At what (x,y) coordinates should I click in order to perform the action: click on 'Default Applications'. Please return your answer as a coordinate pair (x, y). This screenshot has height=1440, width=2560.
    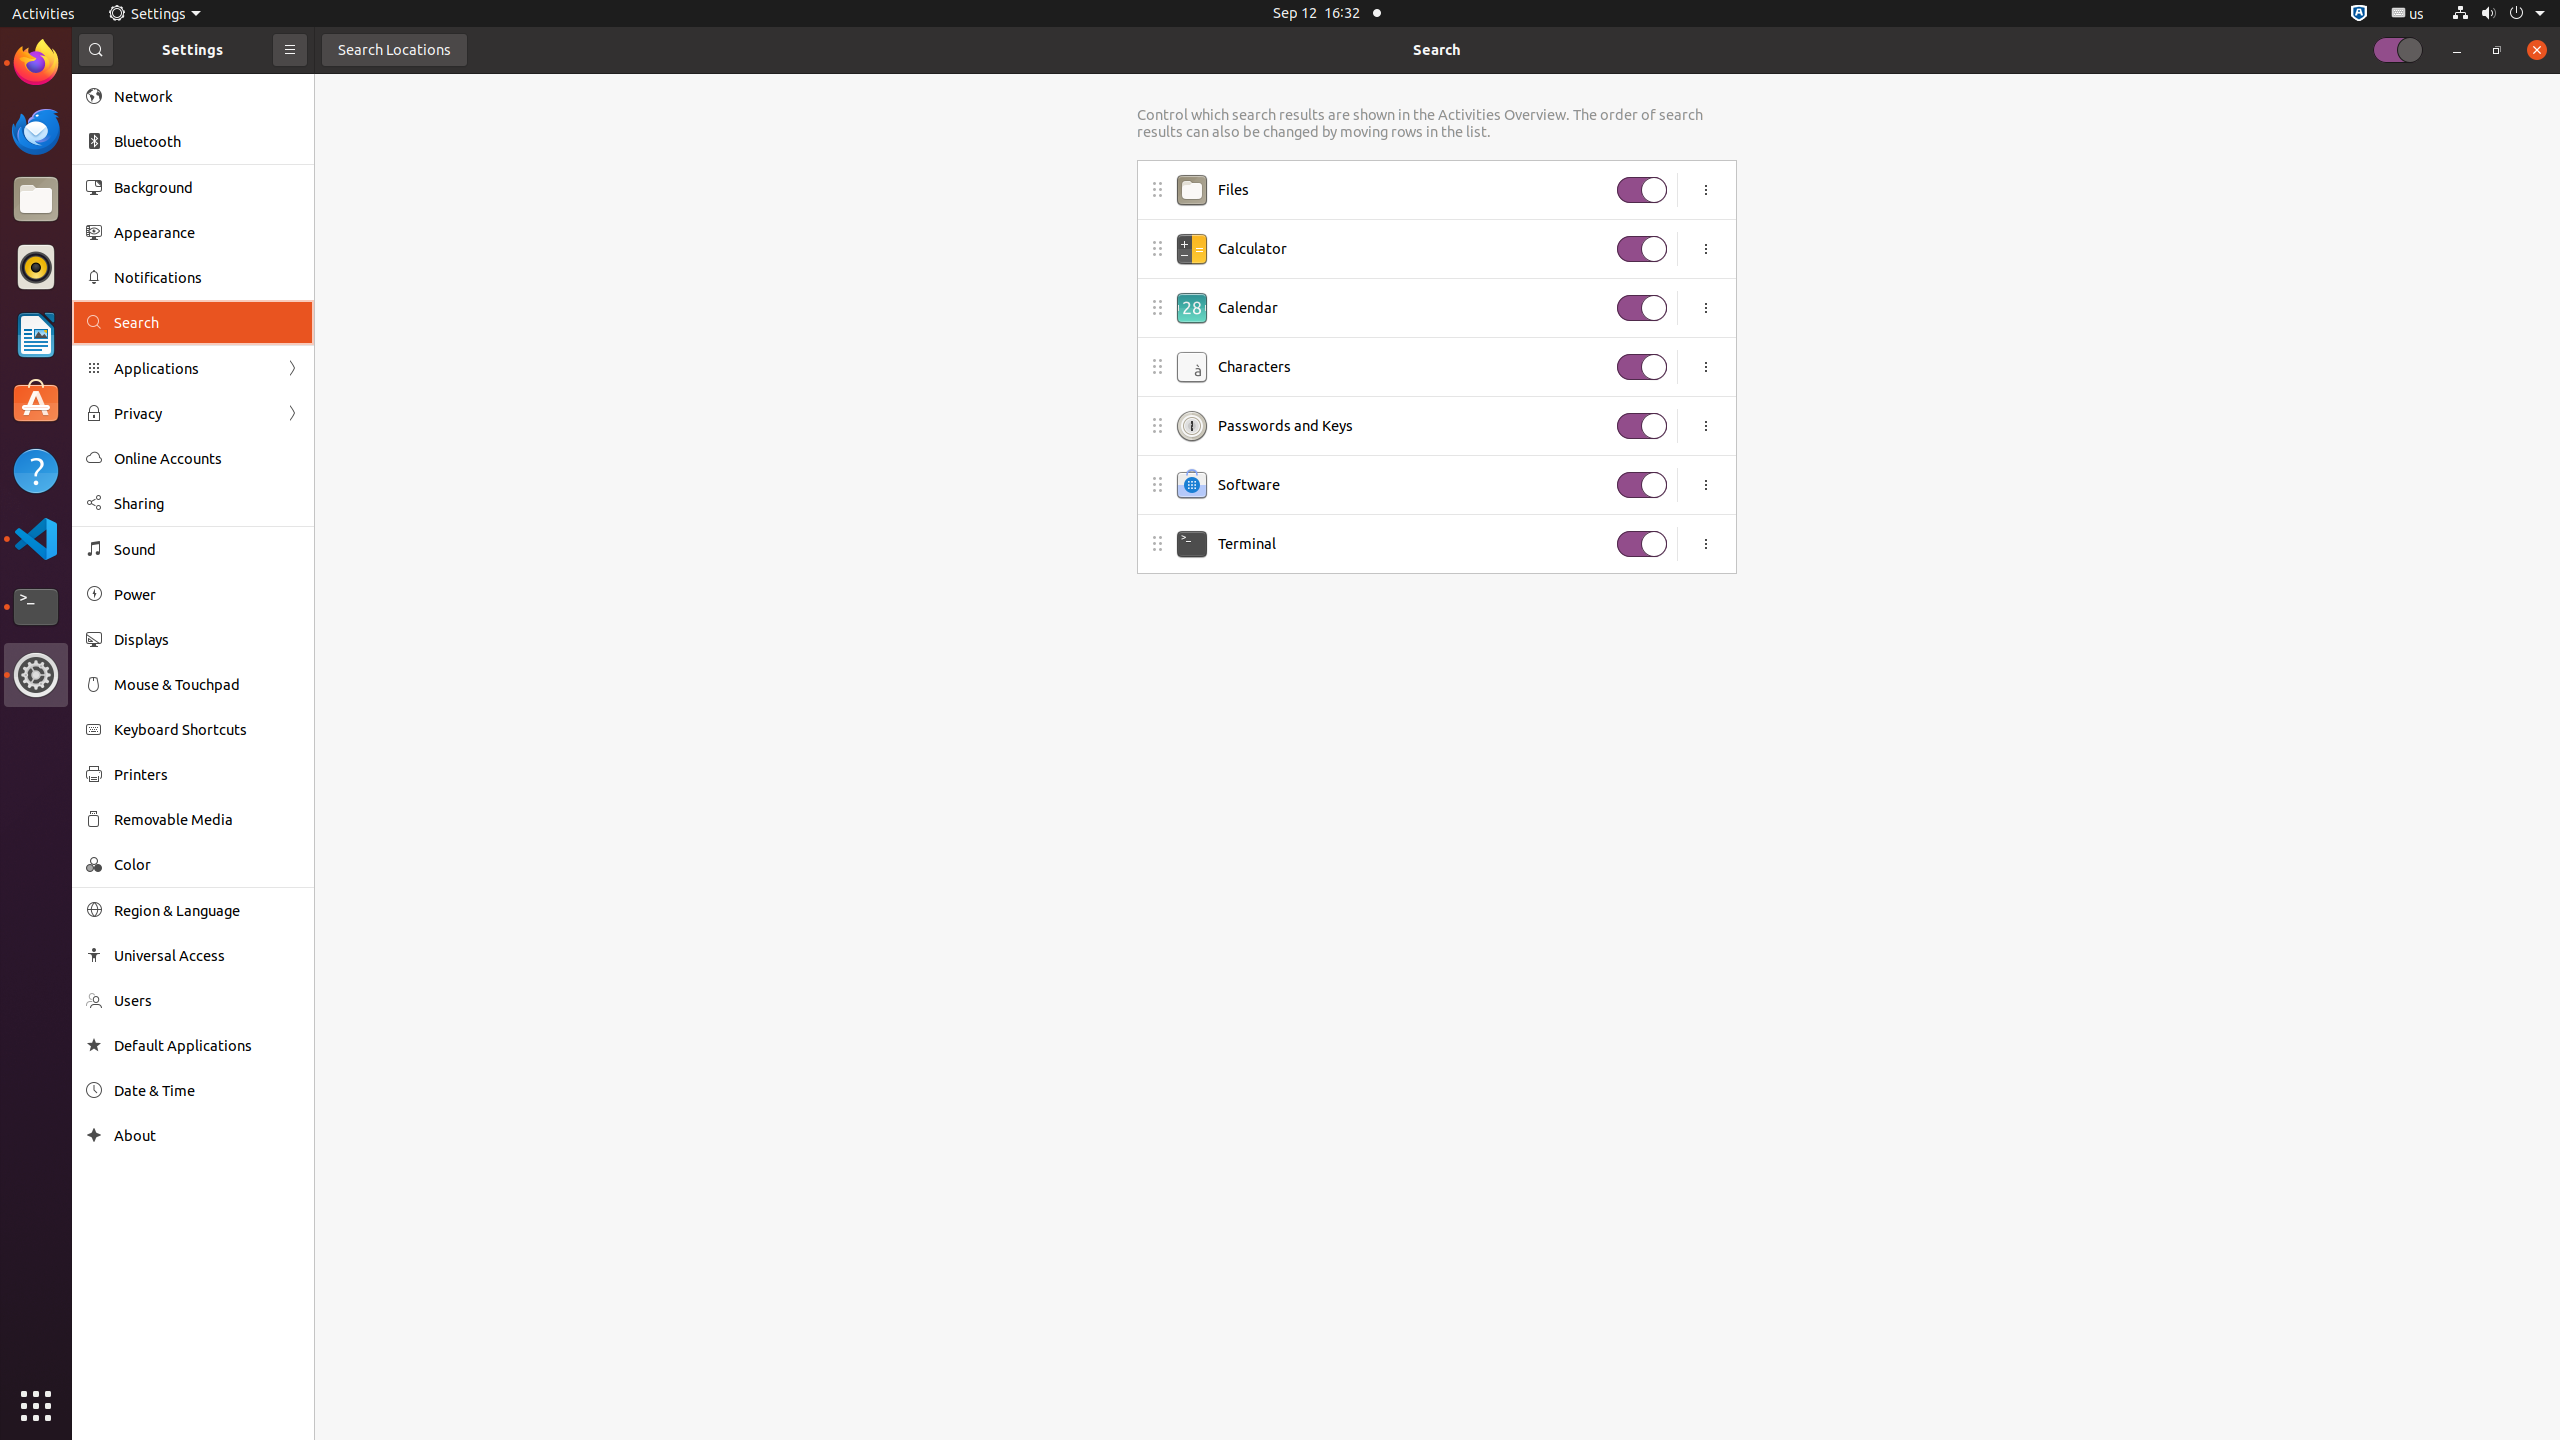
    Looking at the image, I should click on (207, 1045).